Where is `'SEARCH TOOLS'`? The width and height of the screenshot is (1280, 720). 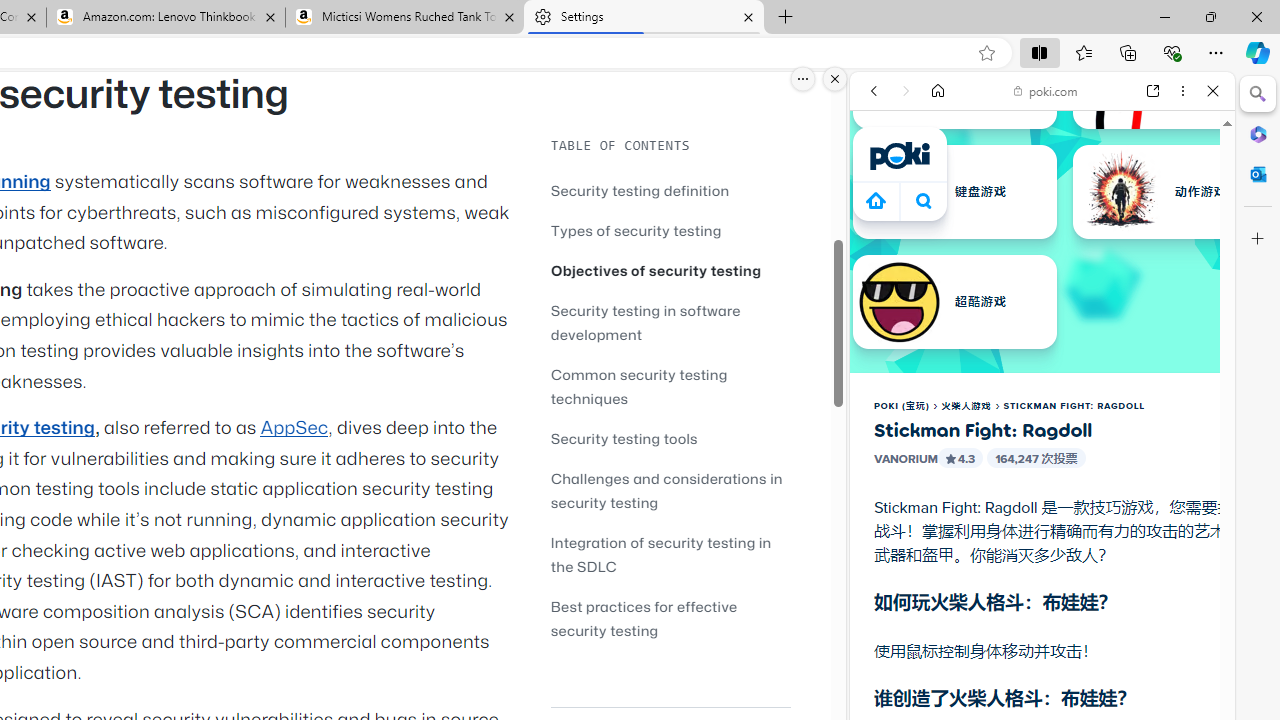 'SEARCH TOOLS' is located at coordinates (1092, 227).